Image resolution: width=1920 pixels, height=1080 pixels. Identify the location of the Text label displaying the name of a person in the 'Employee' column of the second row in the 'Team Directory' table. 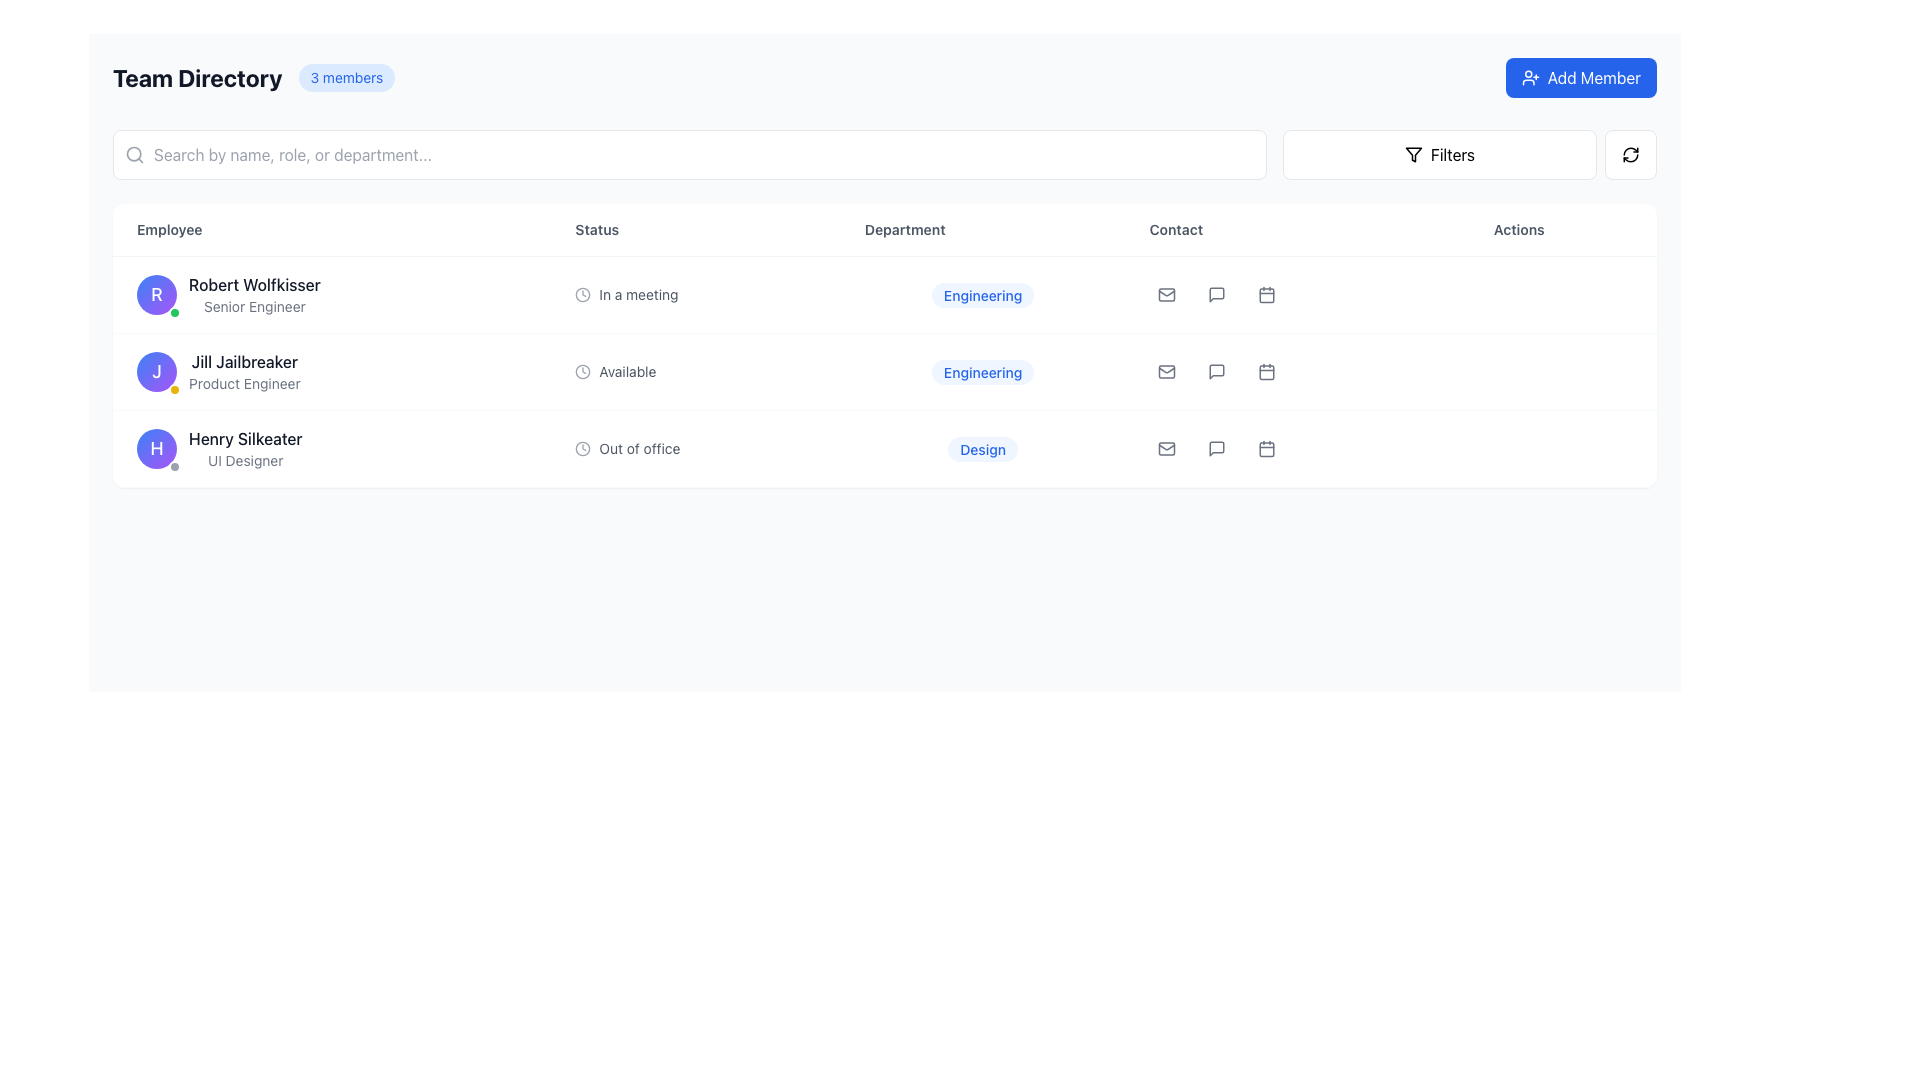
(243, 362).